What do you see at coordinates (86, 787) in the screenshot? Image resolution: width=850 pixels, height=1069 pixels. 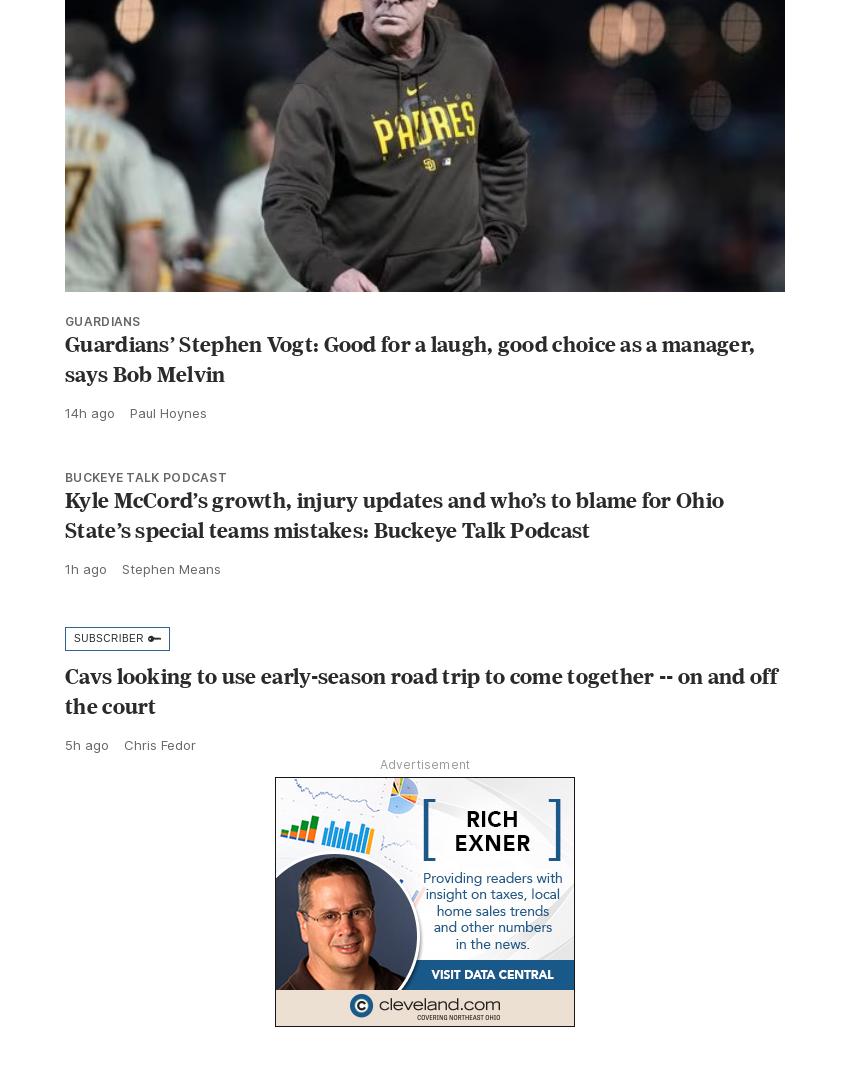 I see `'5h ago'` at bounding box center [86, 787].